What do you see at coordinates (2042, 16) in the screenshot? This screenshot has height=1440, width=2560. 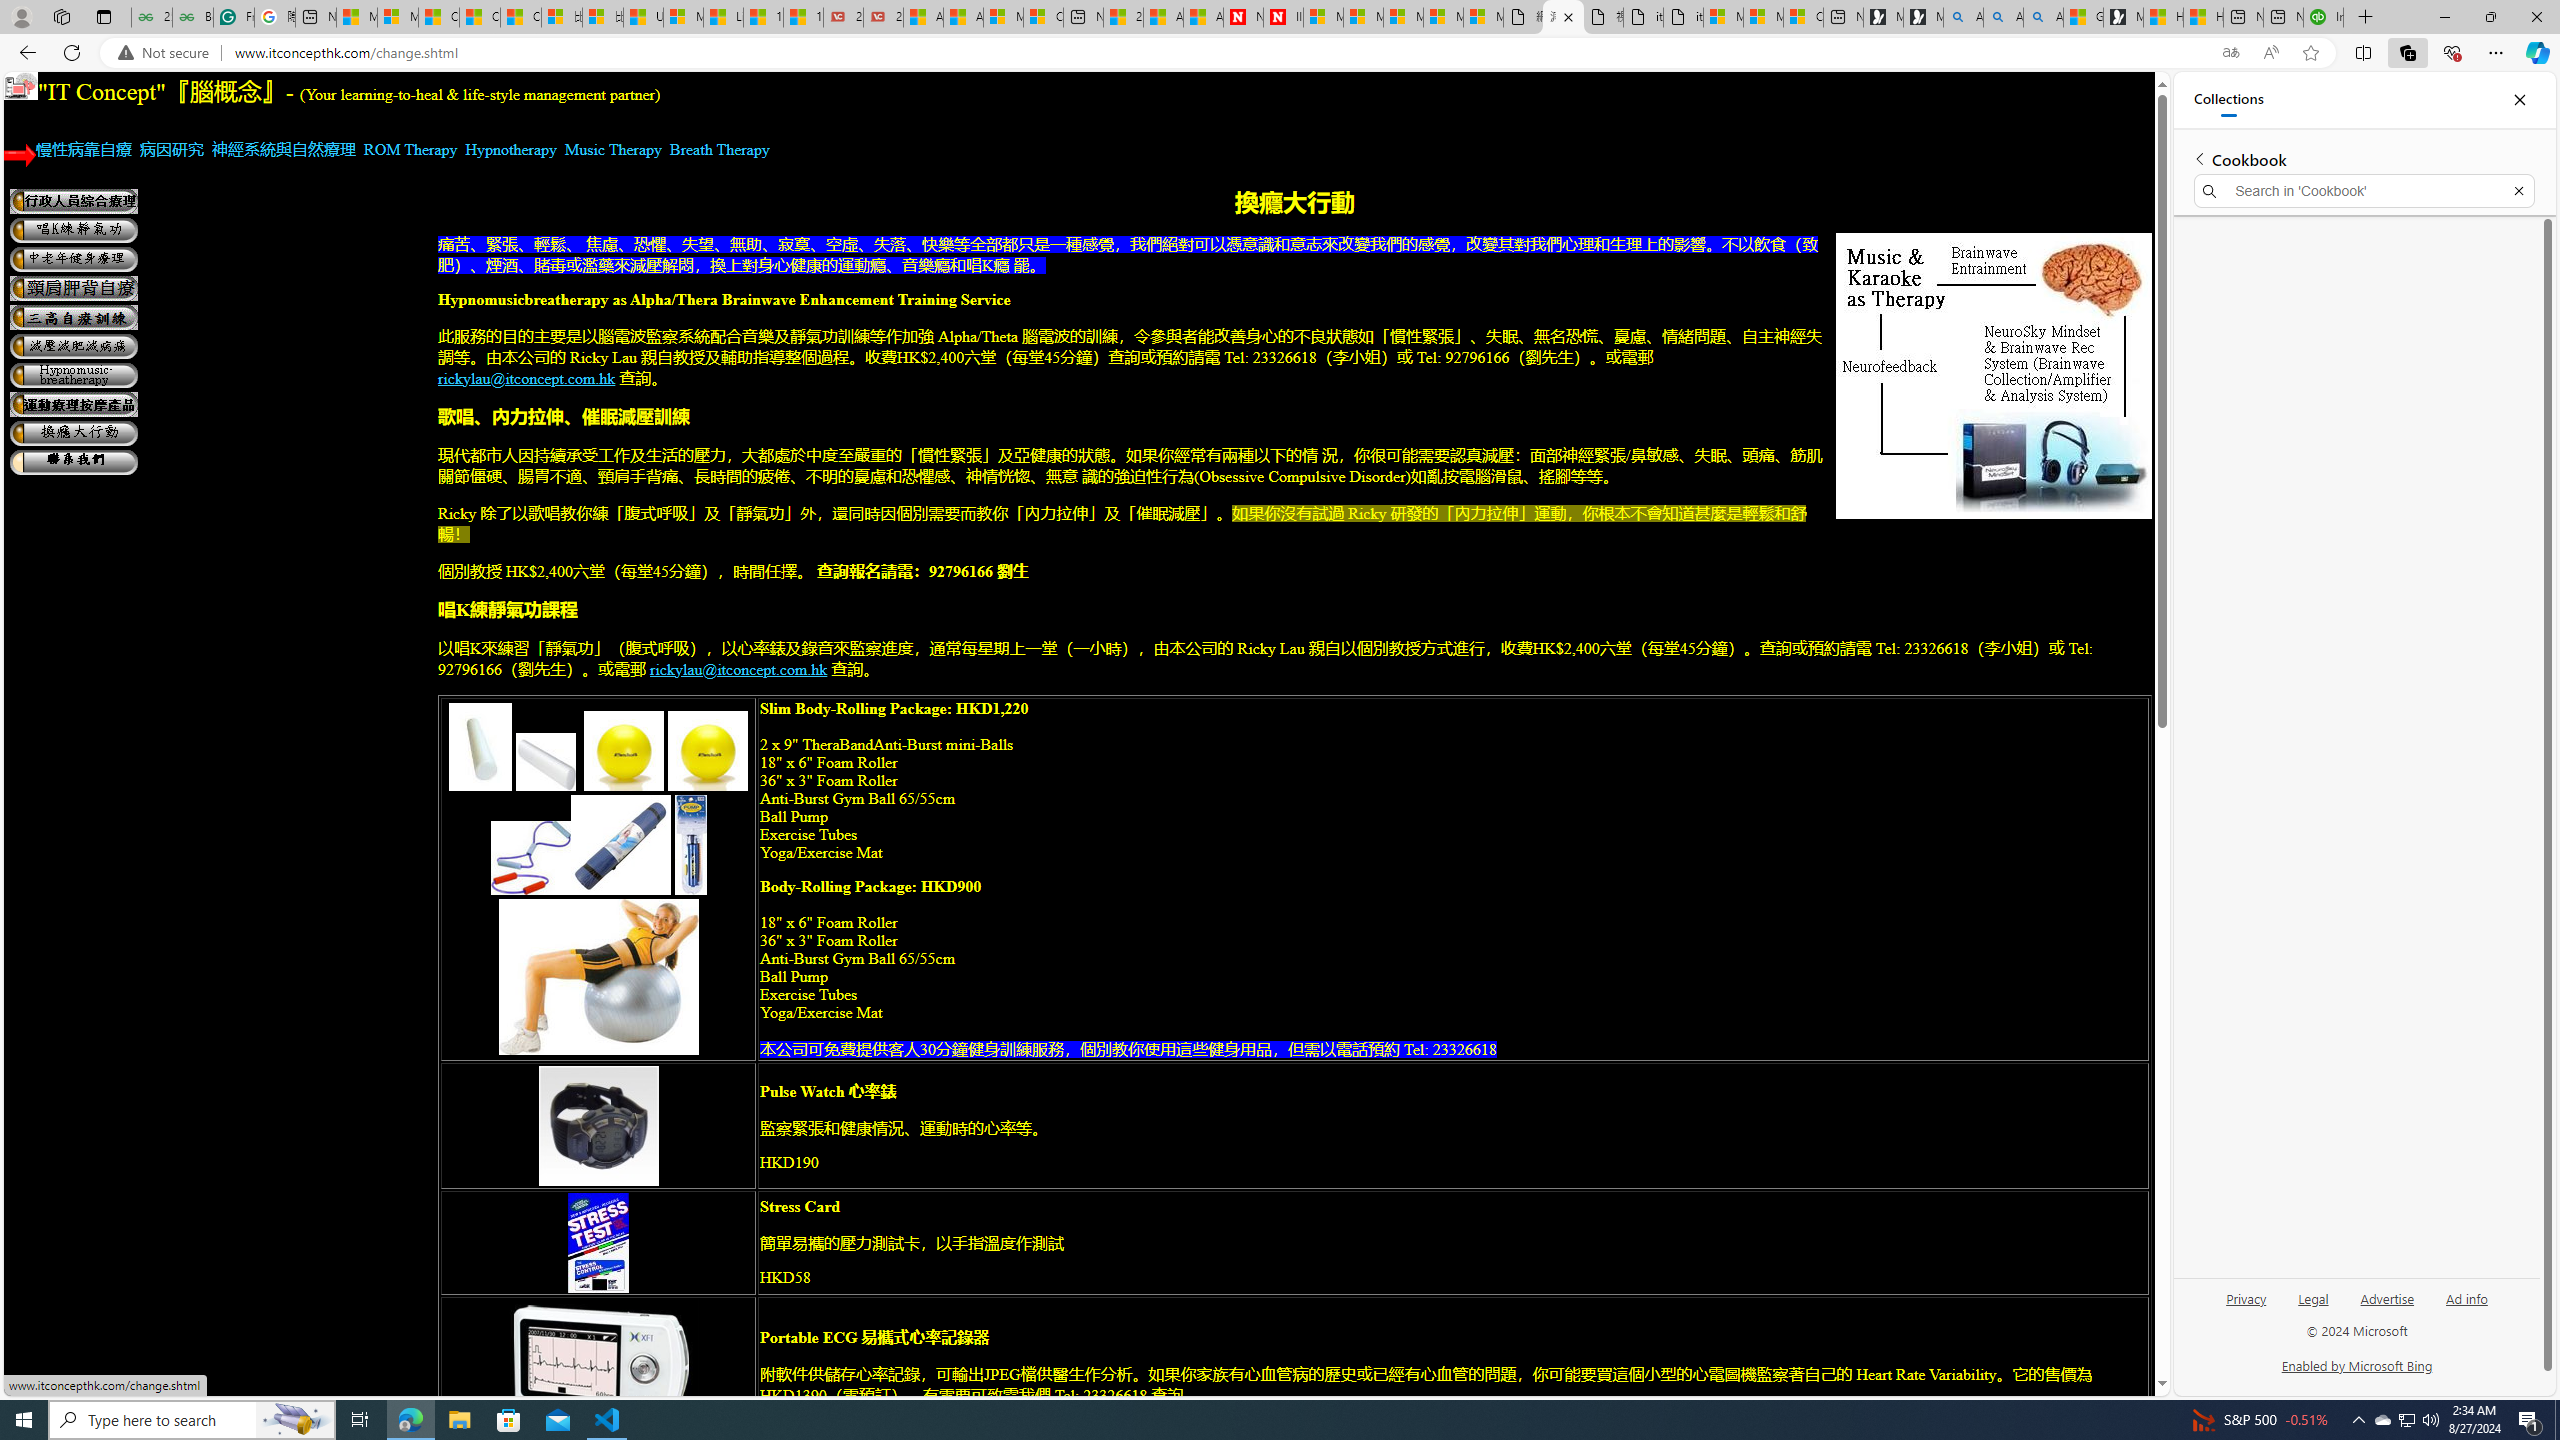 I see `'Alabama high school quarterback dies - Search Videos'` at bounding box center [2042, 16].